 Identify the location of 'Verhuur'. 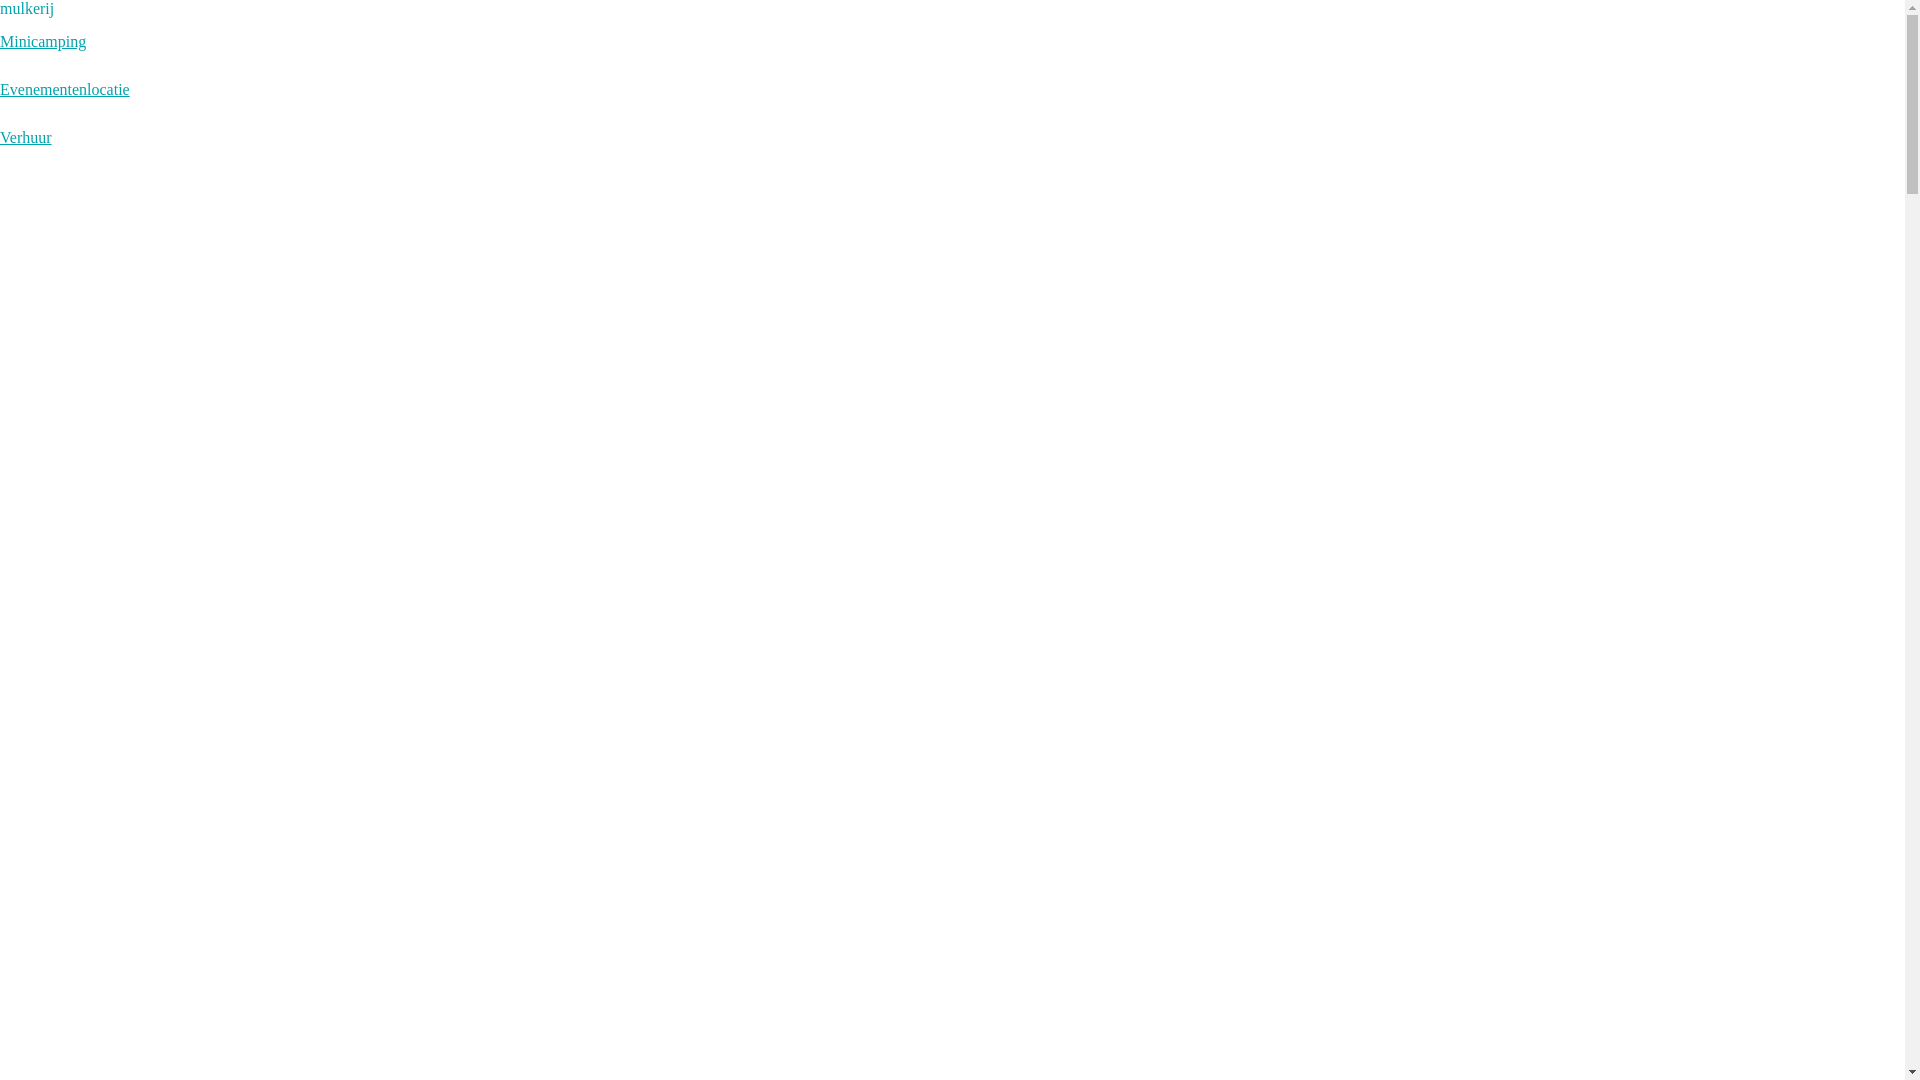
(0, 136).